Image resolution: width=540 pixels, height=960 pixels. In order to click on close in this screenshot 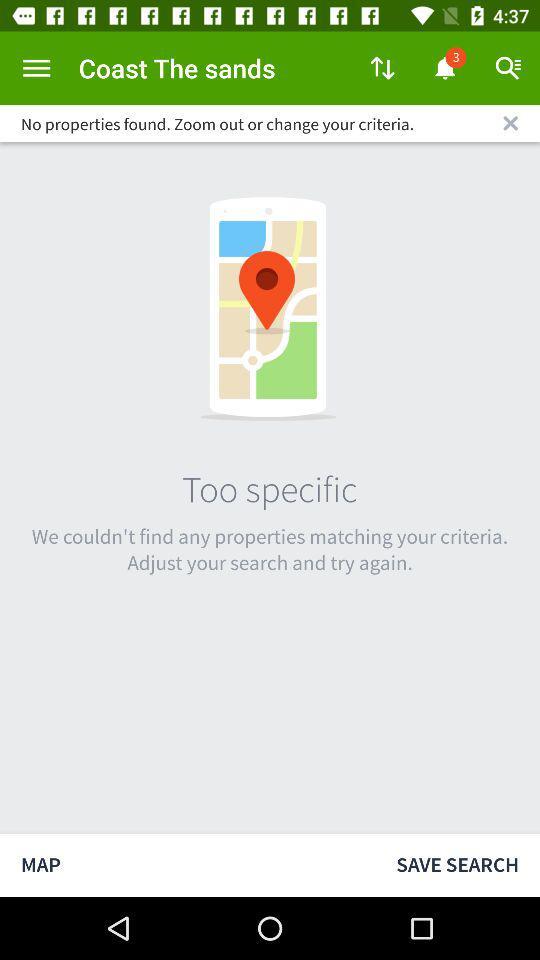, I will do `click(510, 122)`.